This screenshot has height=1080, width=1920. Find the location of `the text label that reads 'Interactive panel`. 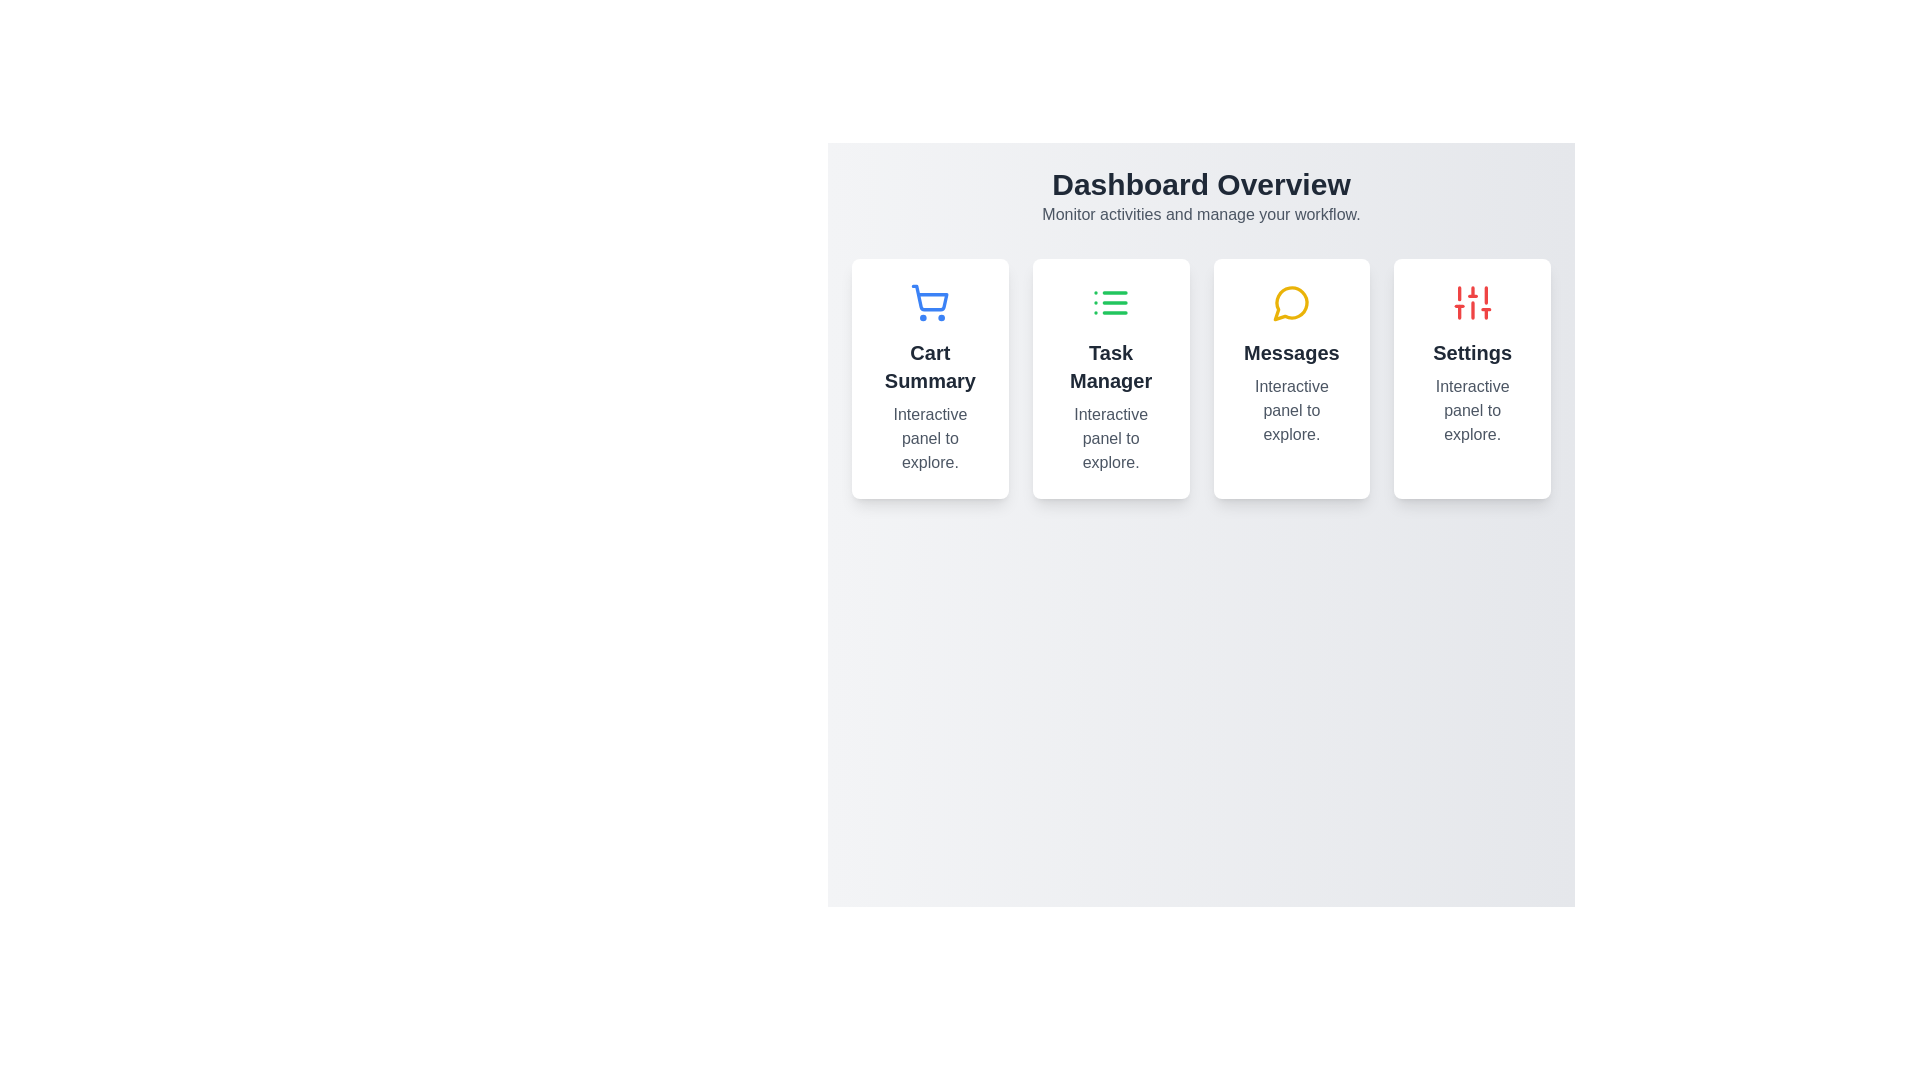

the text label that reads 'Interactive panel is located at coordinates (929, 438).